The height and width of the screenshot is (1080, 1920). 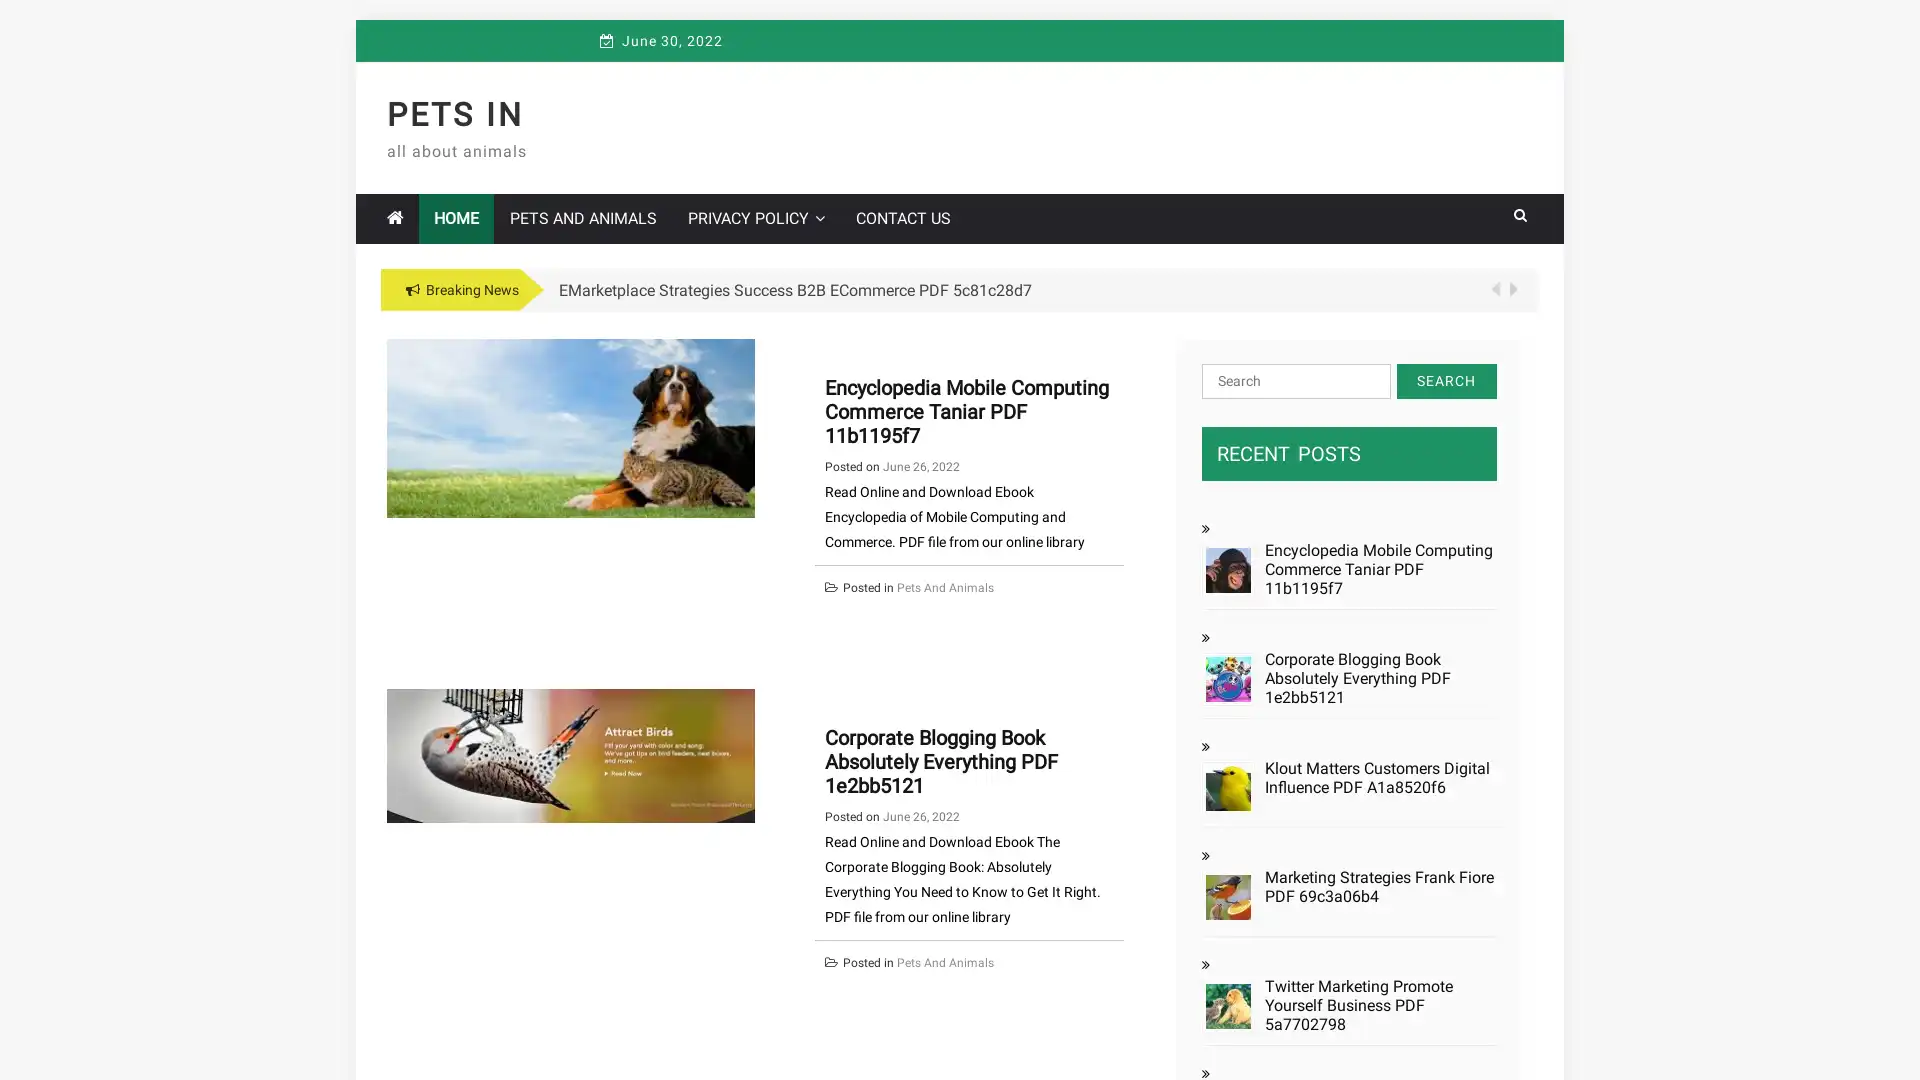 I want to click on Search, so click(x=1445, y=380).